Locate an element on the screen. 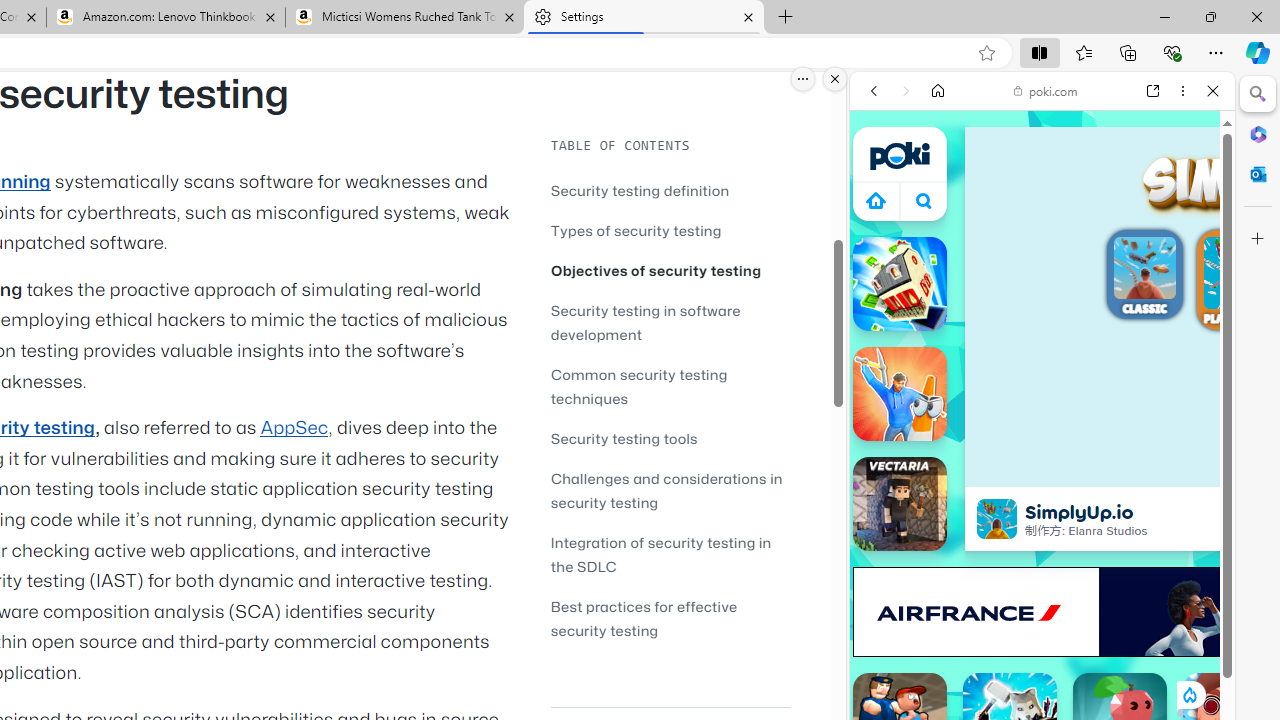 The width and height of the screenshot is (1280, 720). 'Security testing definition' is located at coordinates (640, 190).